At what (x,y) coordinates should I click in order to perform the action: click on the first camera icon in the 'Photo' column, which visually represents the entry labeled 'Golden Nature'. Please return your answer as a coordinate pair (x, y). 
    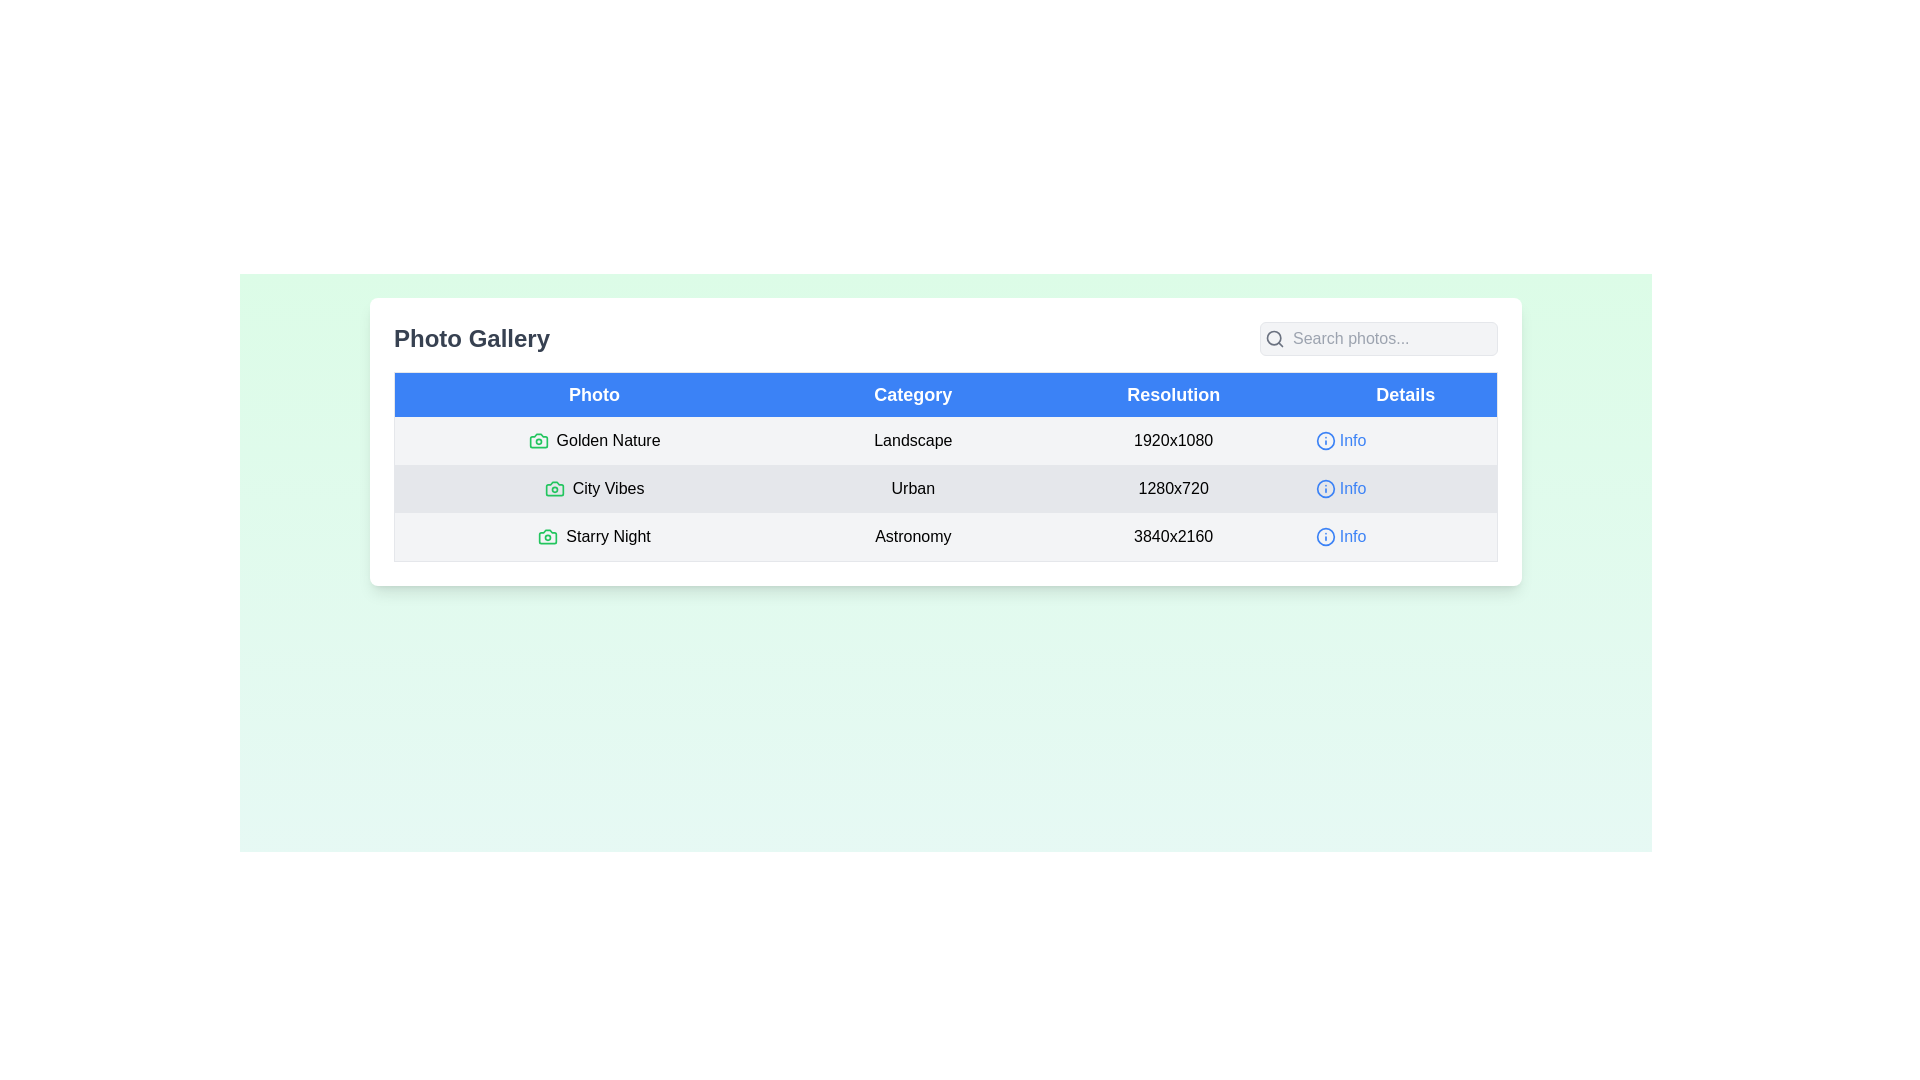
    Looking at the image, I should click on (538, 439).